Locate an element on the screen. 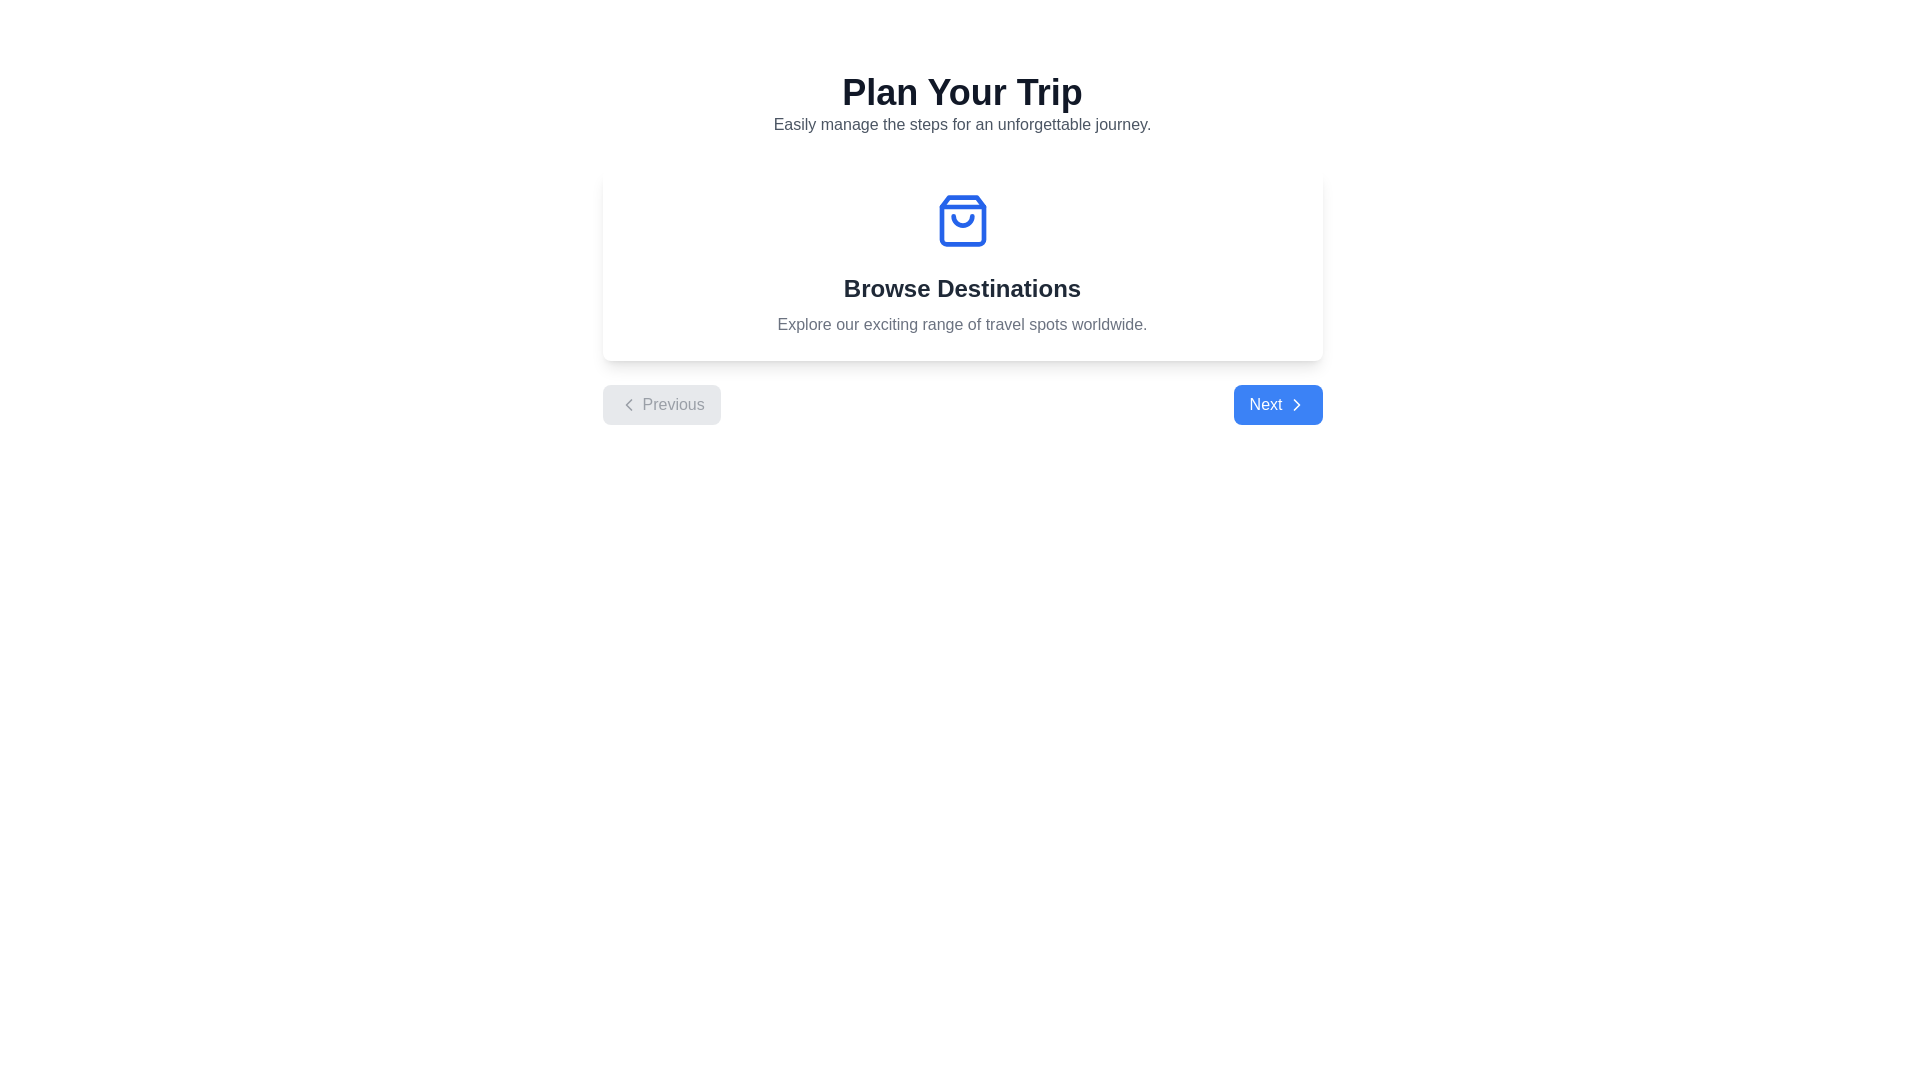 This screenshot has width=1920, height=1080. the shopping bag icon with blue outlines located centrally within the card section below 'Plan Your Trip' and above 'Browse Destinations' is located at coordinates (962, 220).